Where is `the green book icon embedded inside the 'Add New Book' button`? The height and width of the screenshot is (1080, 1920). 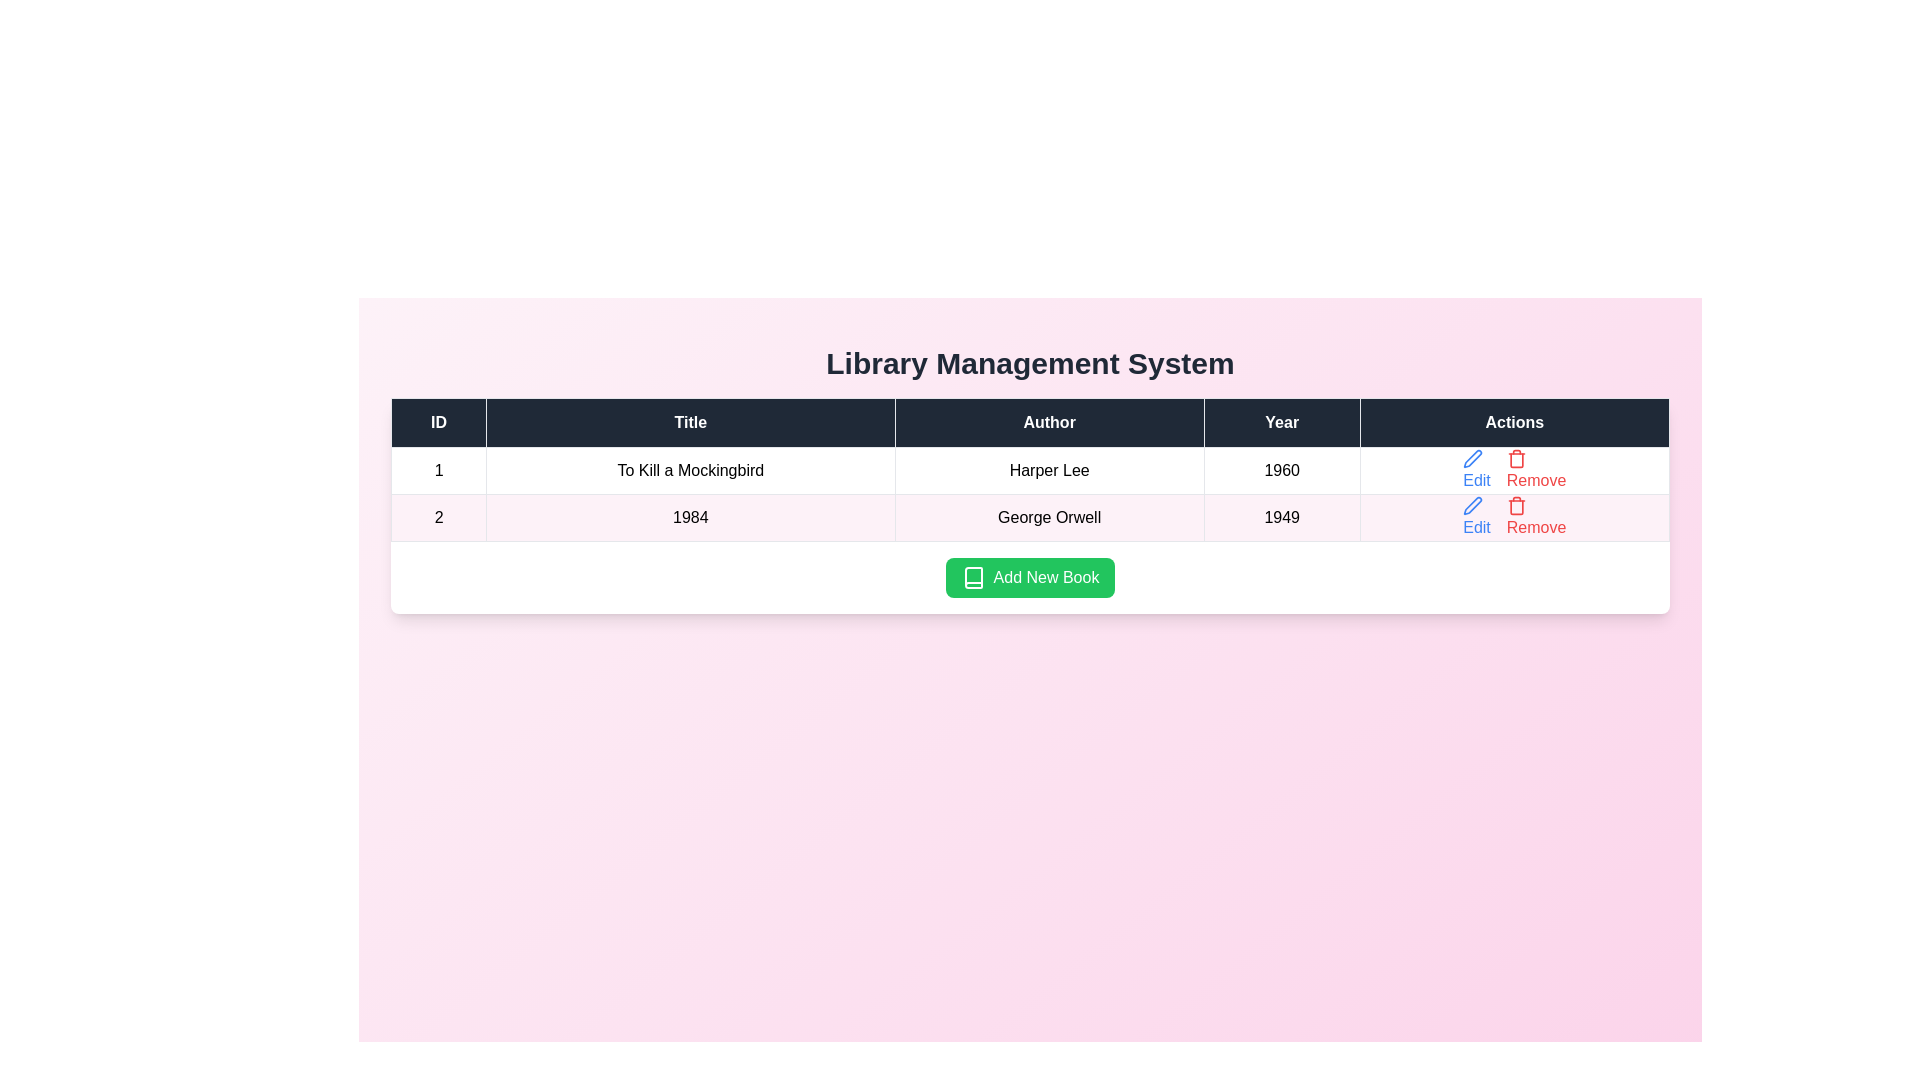 the green book icon embedded inside the 'Add New Book' button is located at coordinates (973, 578).